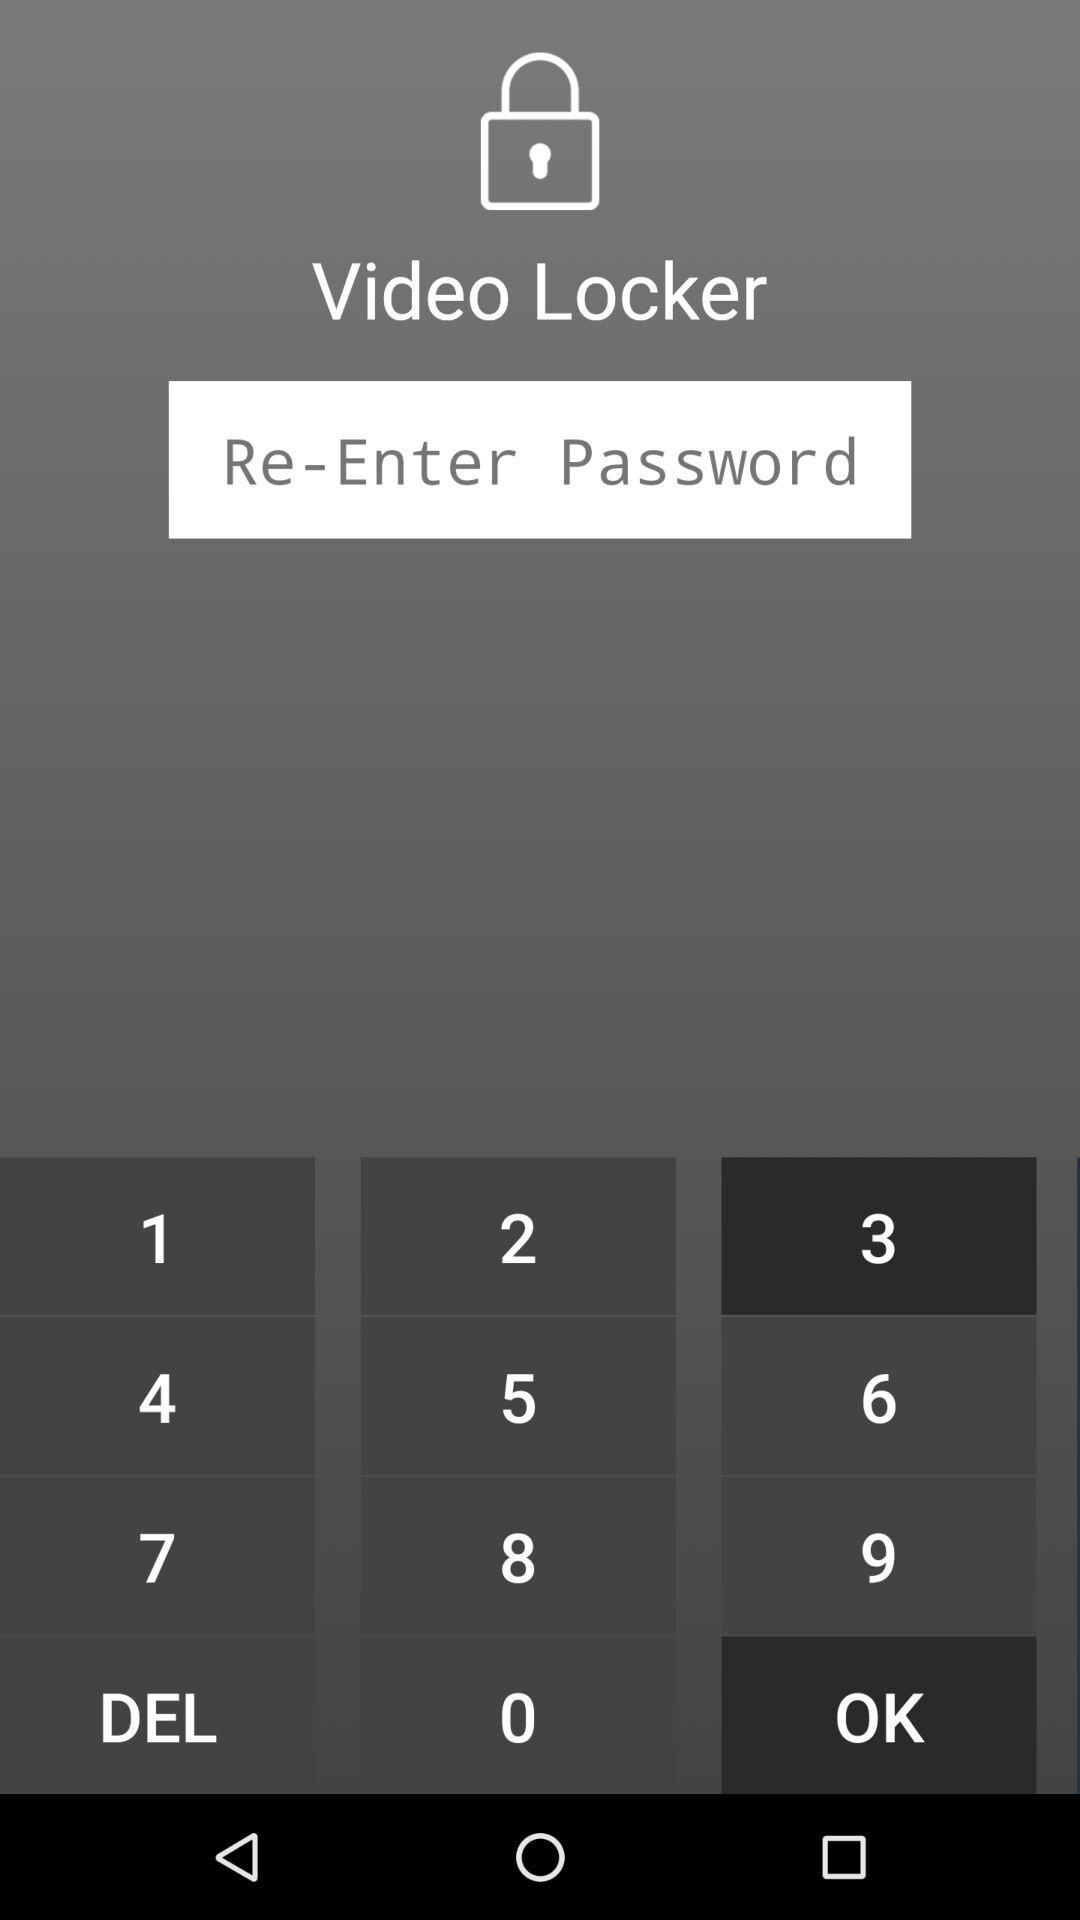 The width and height of the screenshot is (1080, 1920). What do you see at coordinates (156, 1714) in the screenshot?
I see `del` at bounding box center [156, 1714].